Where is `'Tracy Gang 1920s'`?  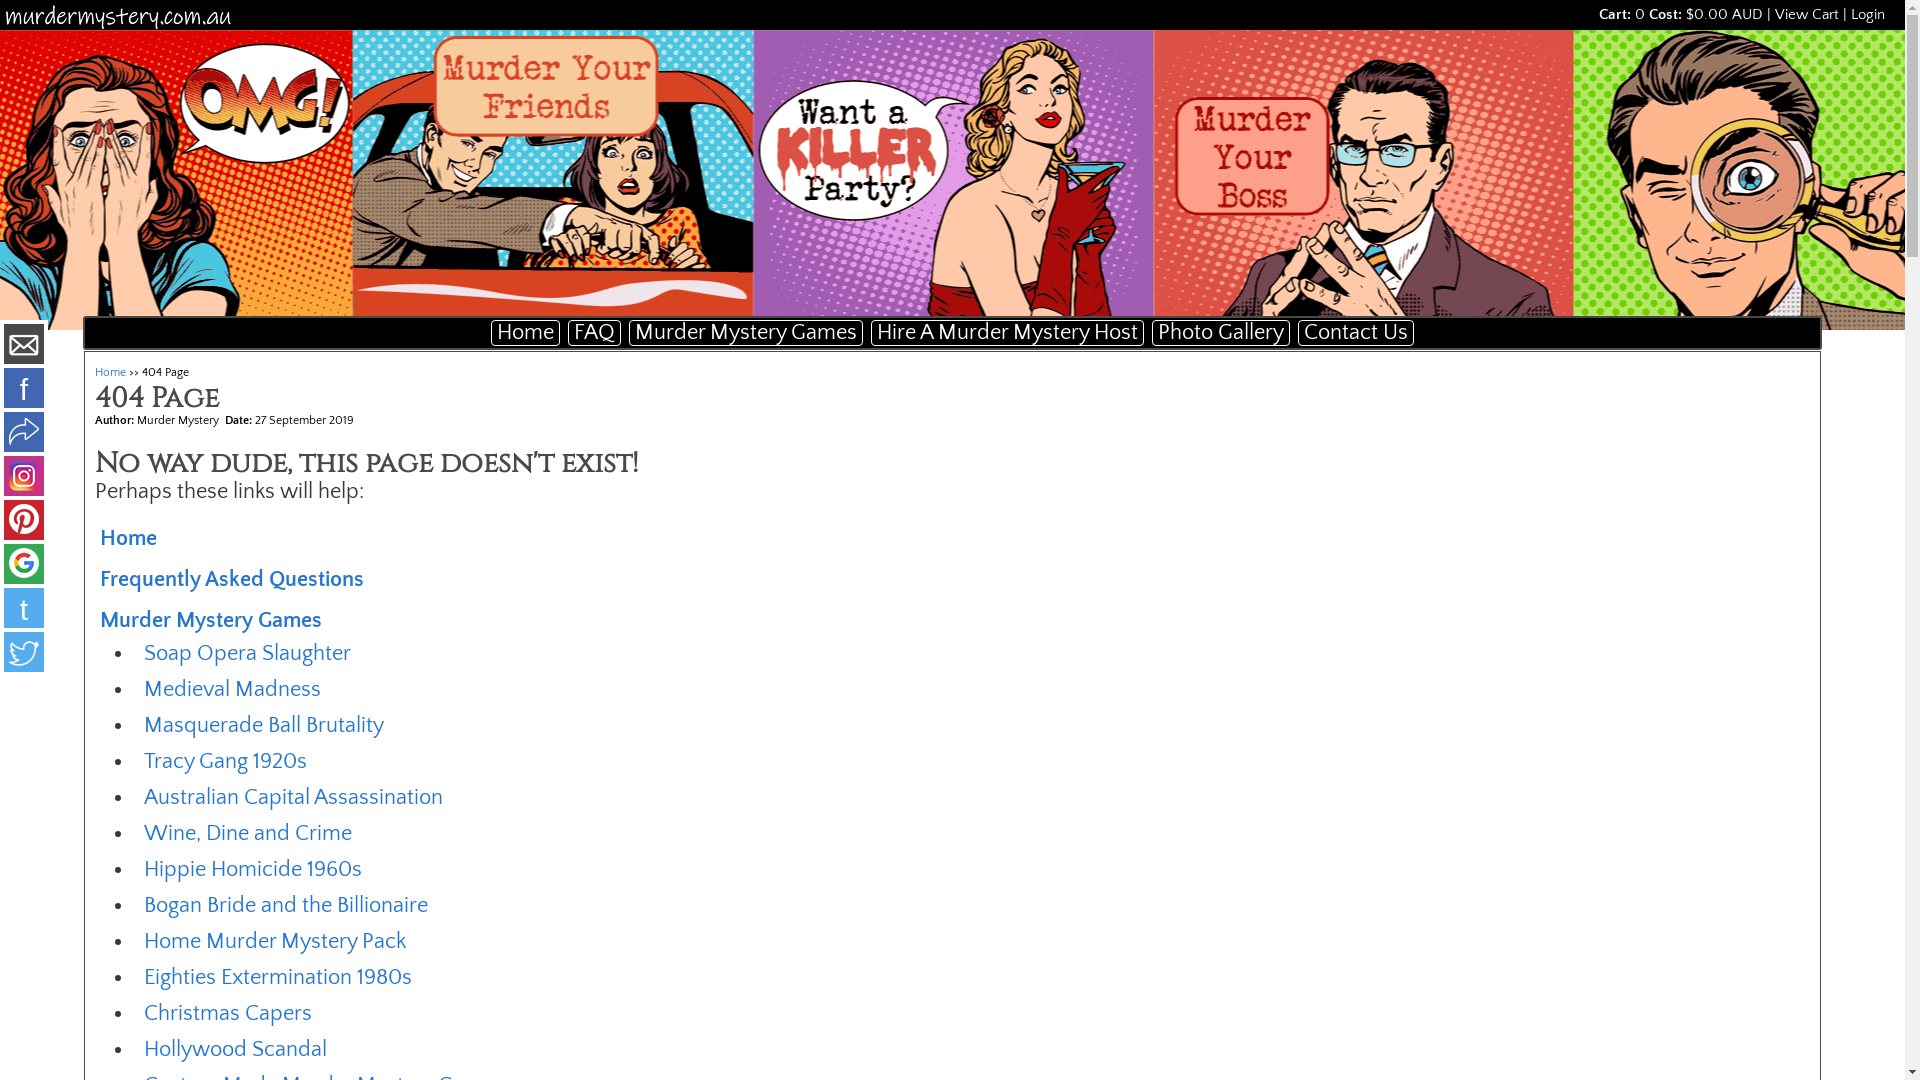 'Tracy Gang 1920s' is located at coordinates (225, 761).